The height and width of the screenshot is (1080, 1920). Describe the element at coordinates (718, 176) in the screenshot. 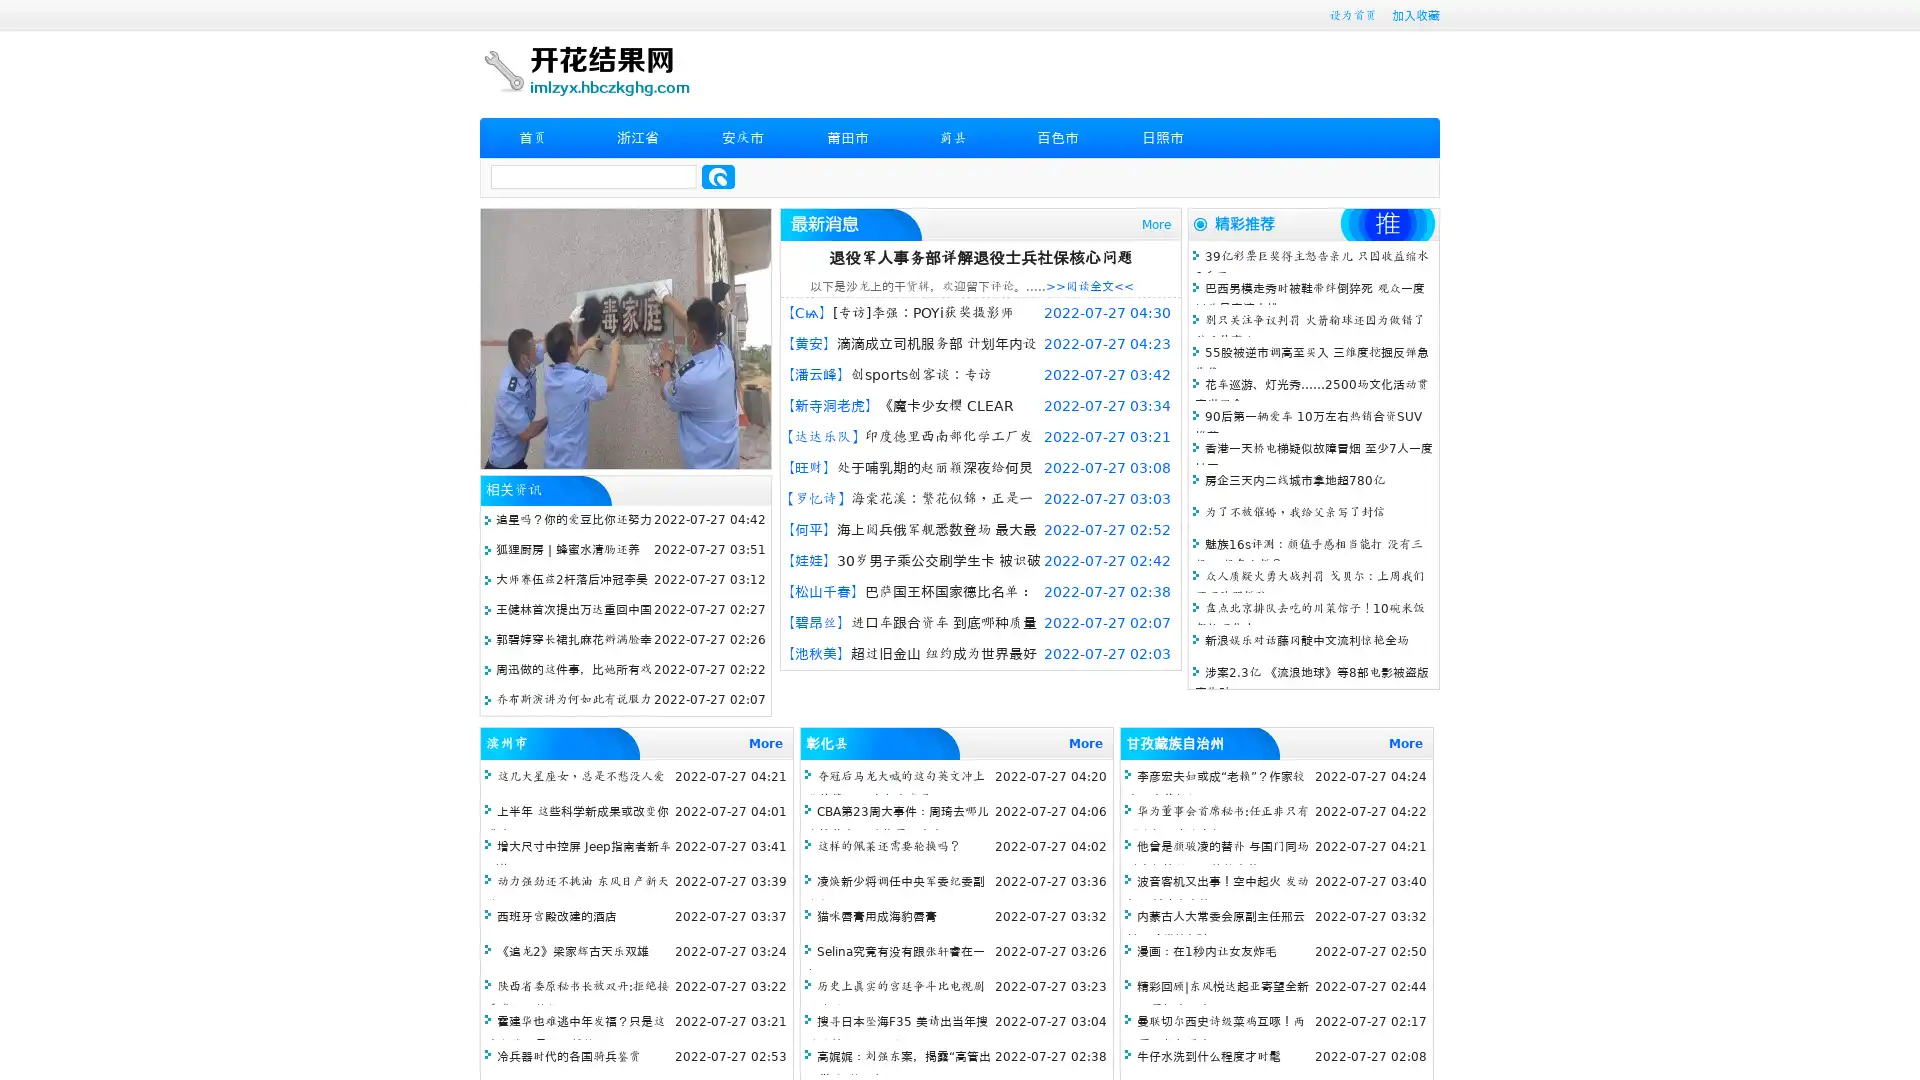

I see `Search` at that location.